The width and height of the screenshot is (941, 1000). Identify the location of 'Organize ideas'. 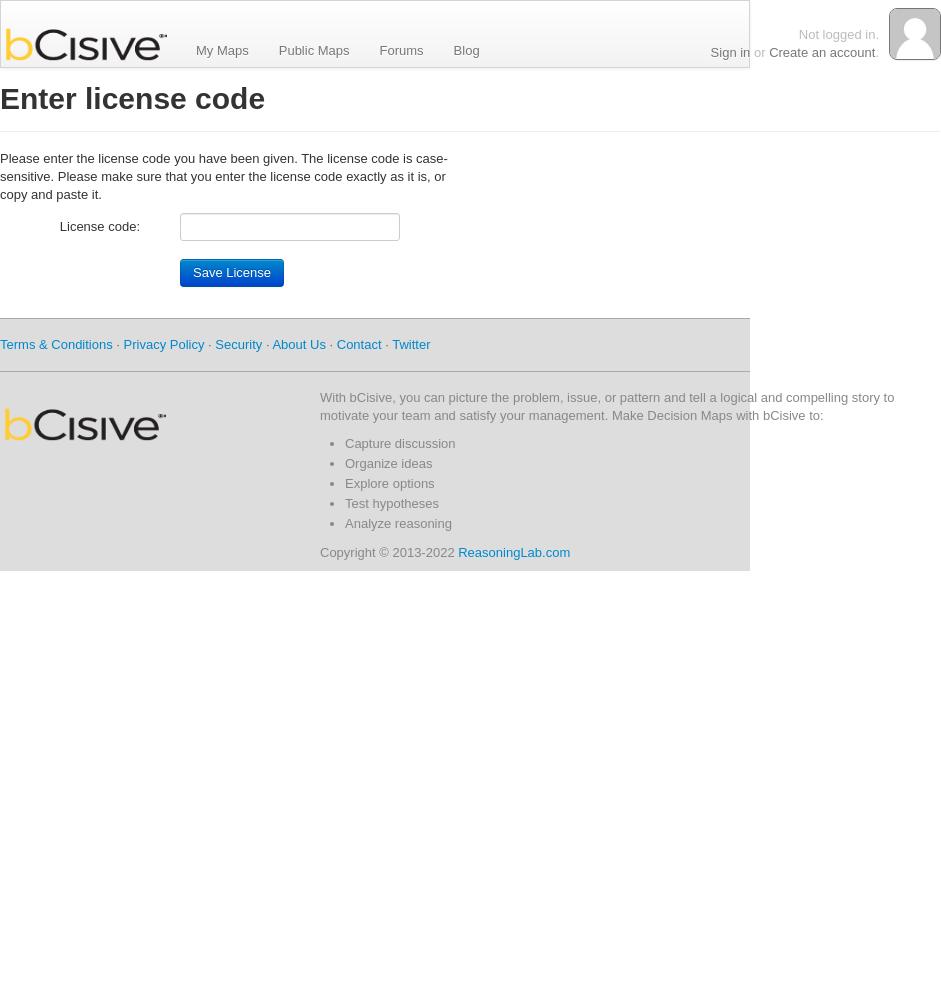
(387, 462).